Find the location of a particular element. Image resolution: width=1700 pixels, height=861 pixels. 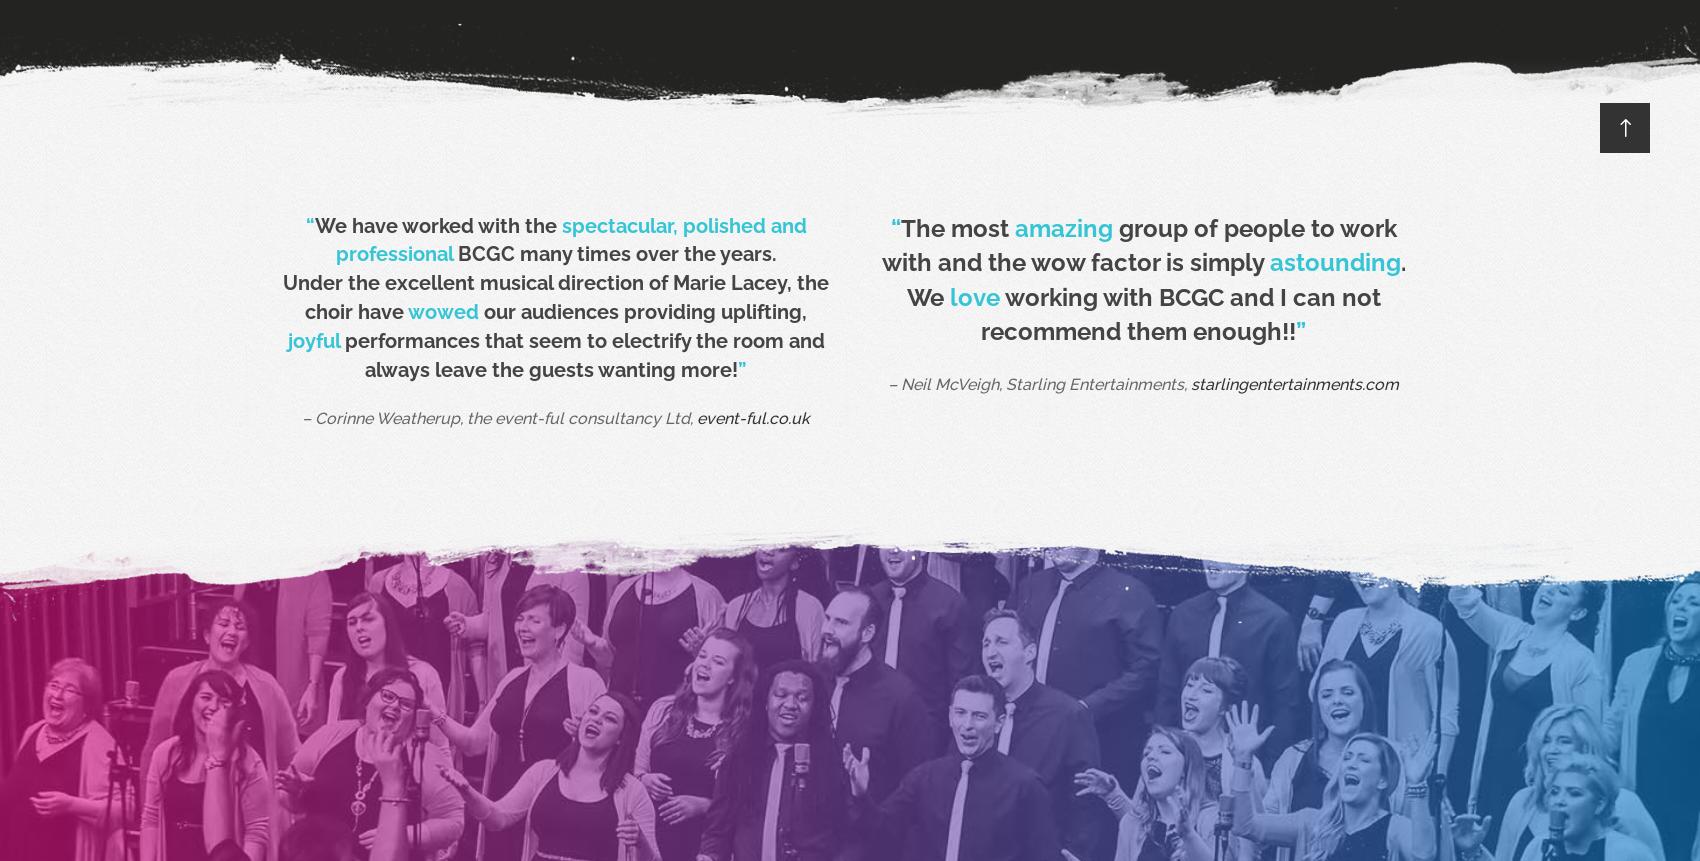

'performances that seem to electrify the room and always leave the guests wanting more!' is located at coordinates (580, 353).